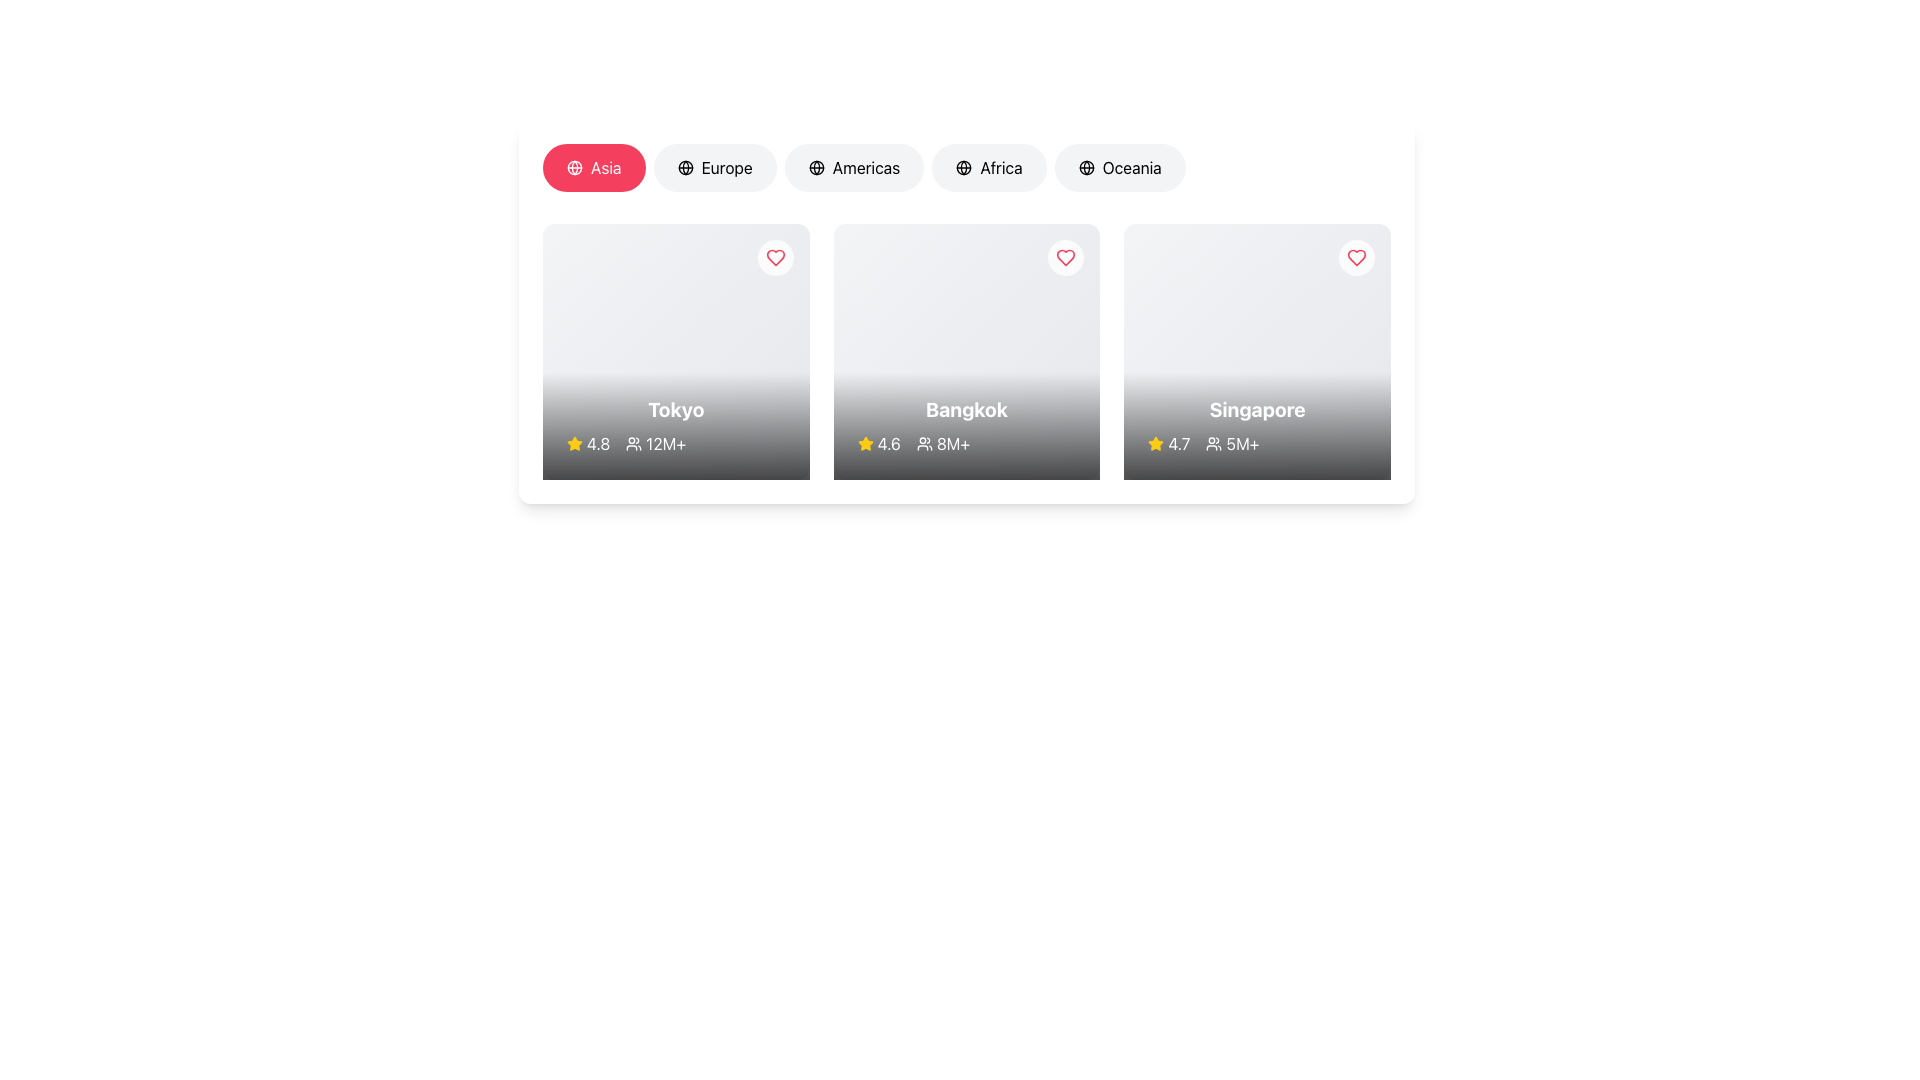  Describe the element at coordinates (888, 442) in the screenshot. I see `rating value (4.6) from the text label located below the card title 'Bangkok' and next to the star icon in the second card from the left` at that location.